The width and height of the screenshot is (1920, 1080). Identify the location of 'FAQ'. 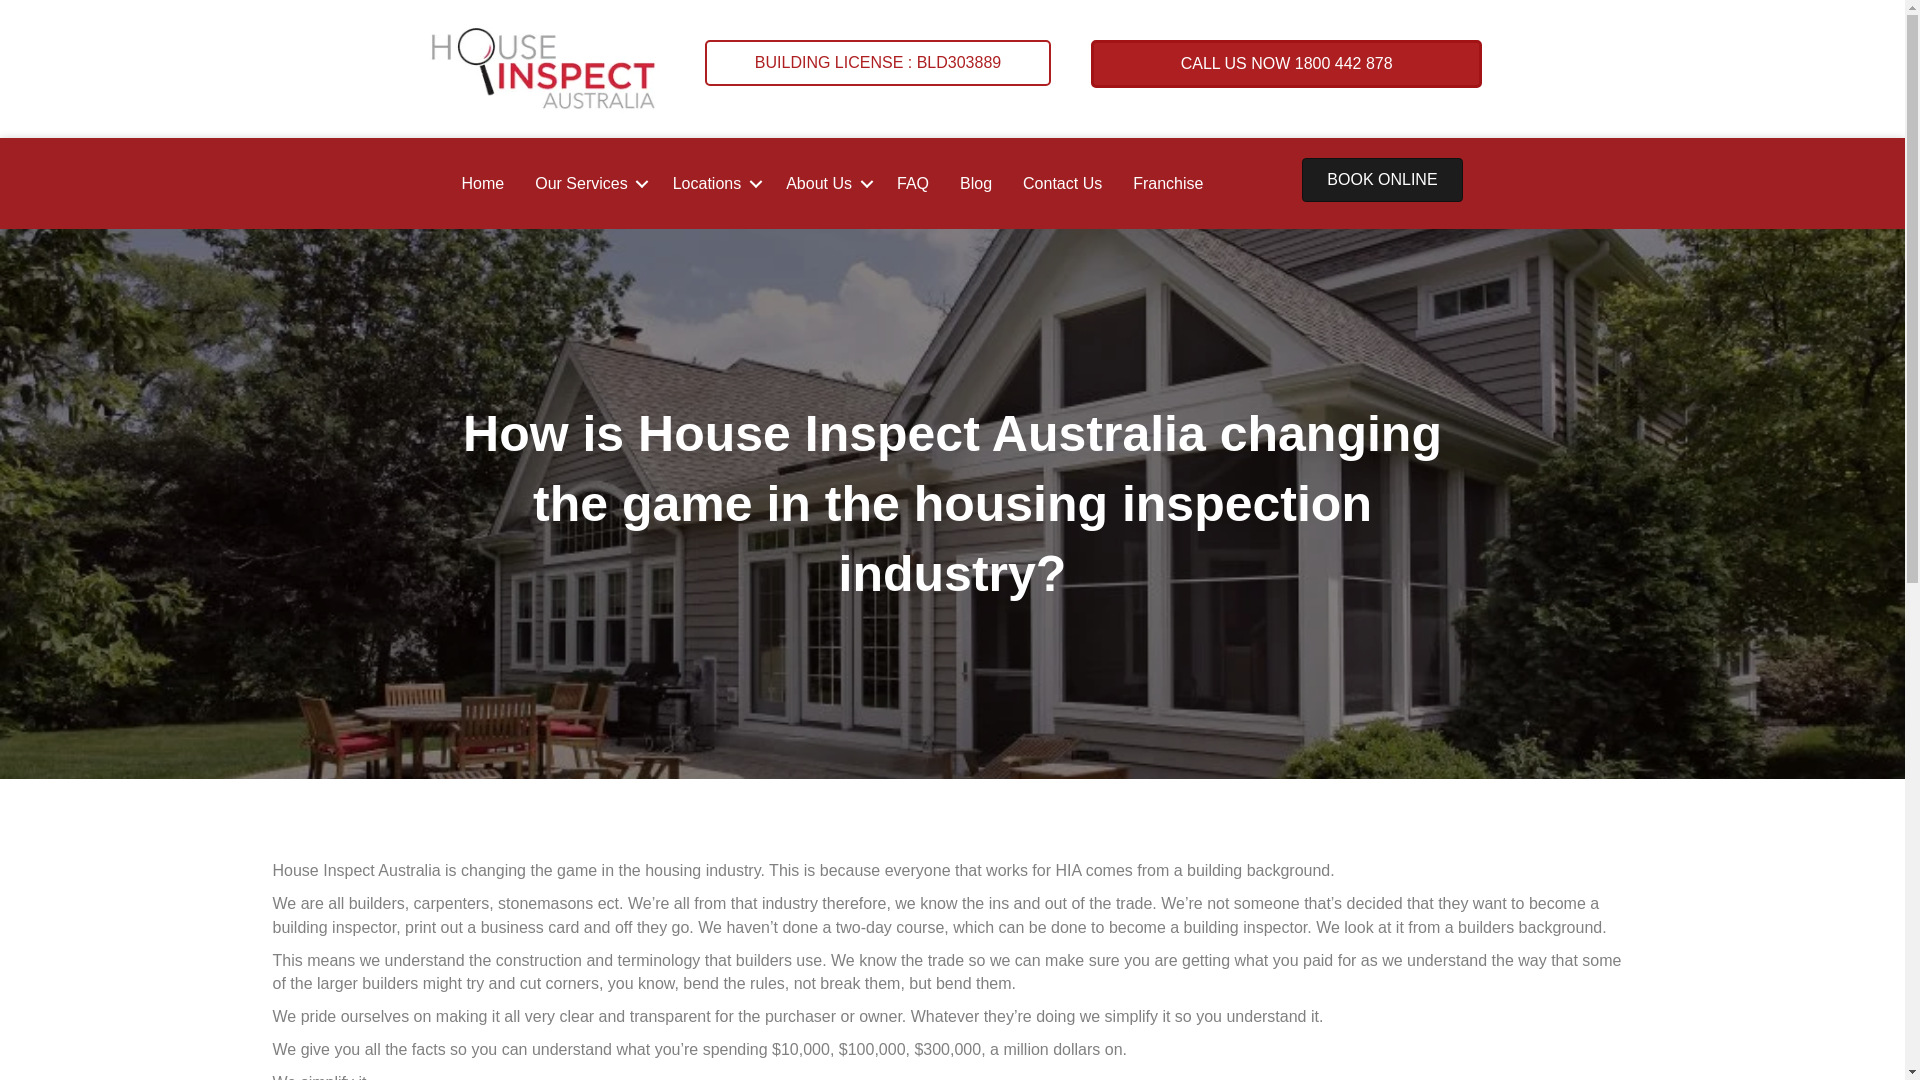
(911, 183).